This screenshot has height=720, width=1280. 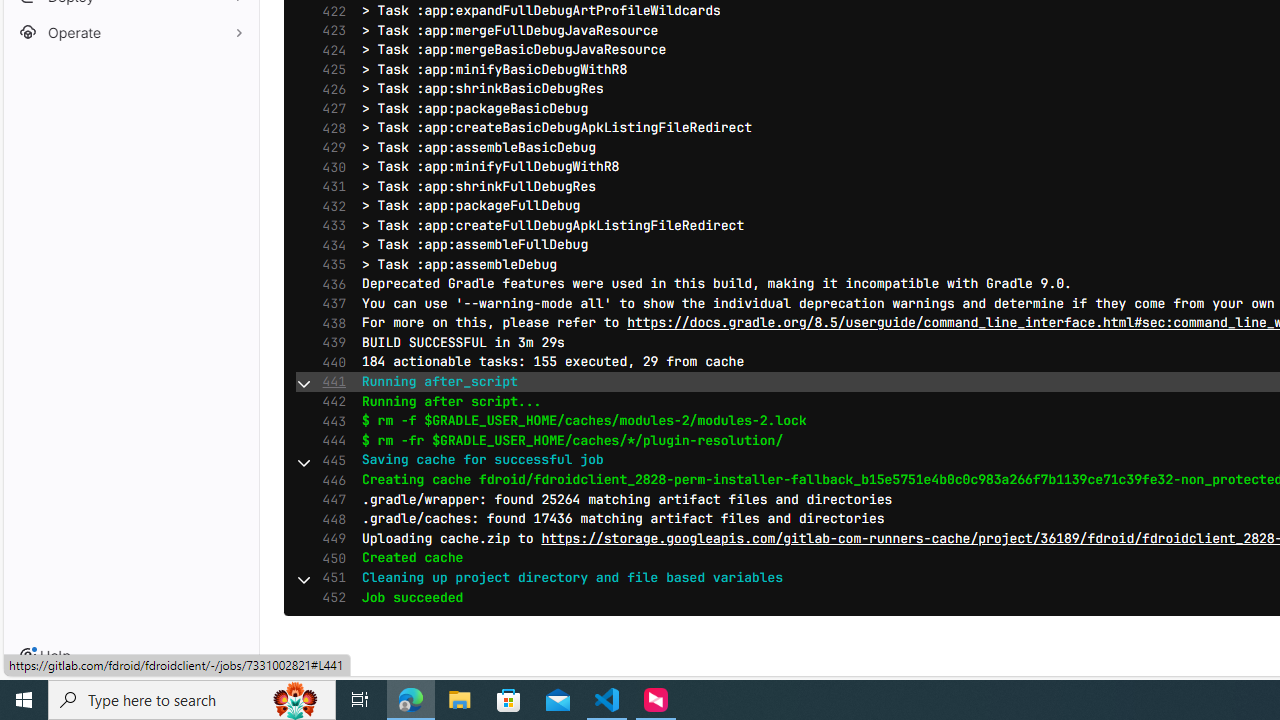 I want to click on '438', so click(x=329, y=322).